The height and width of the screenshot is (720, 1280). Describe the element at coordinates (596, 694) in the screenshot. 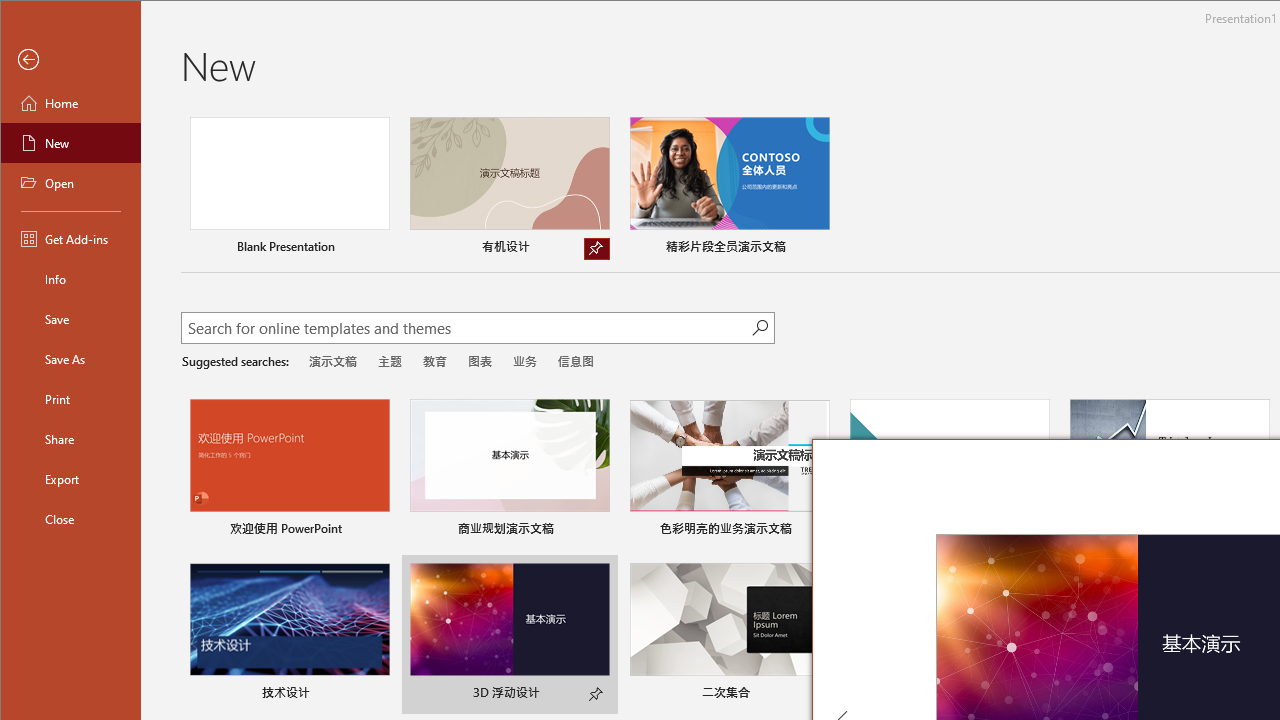

I see `'Pin to list'` at that location.